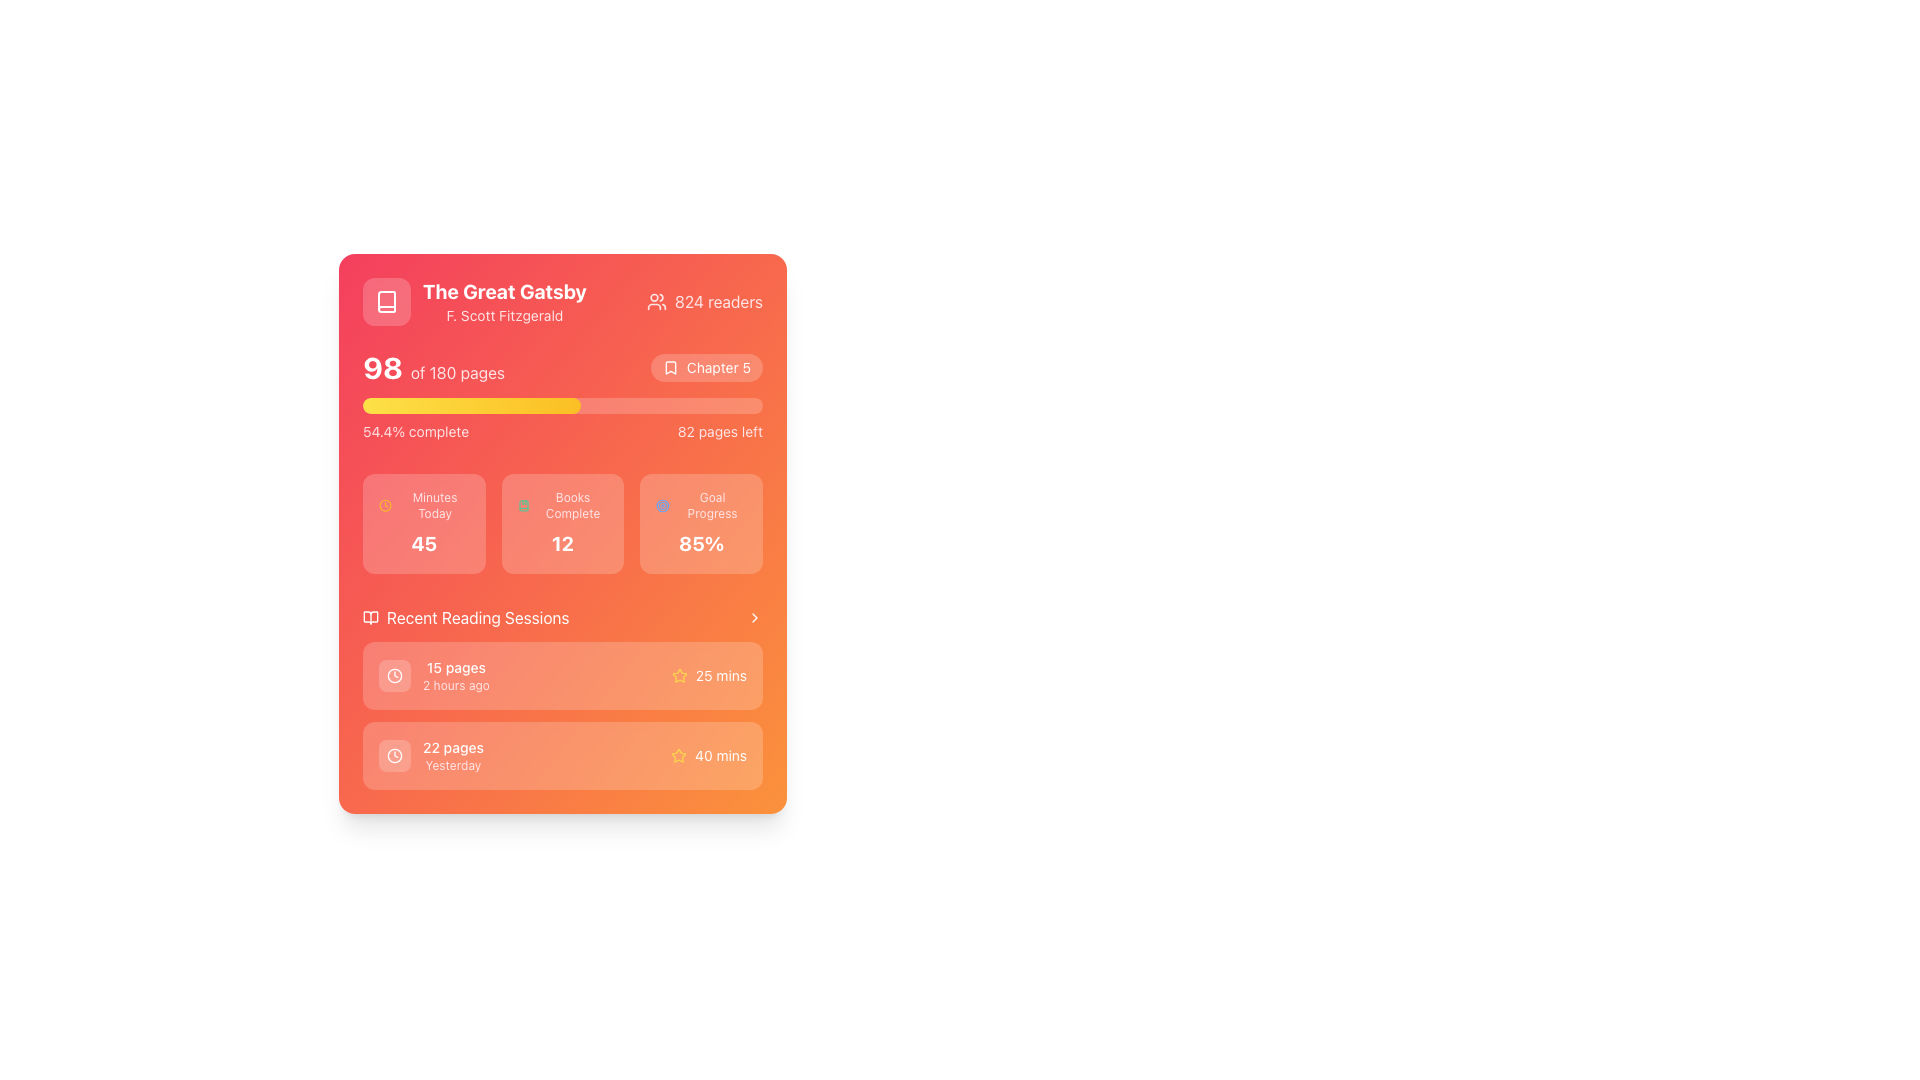  Describe the element at coordinates (456, 373) in the screenshot. I see `the text label that reads 'of 180 pages', which is positioned immediately to the right of the bold numeric value '98' in the top-left section of the card layout` at that location.